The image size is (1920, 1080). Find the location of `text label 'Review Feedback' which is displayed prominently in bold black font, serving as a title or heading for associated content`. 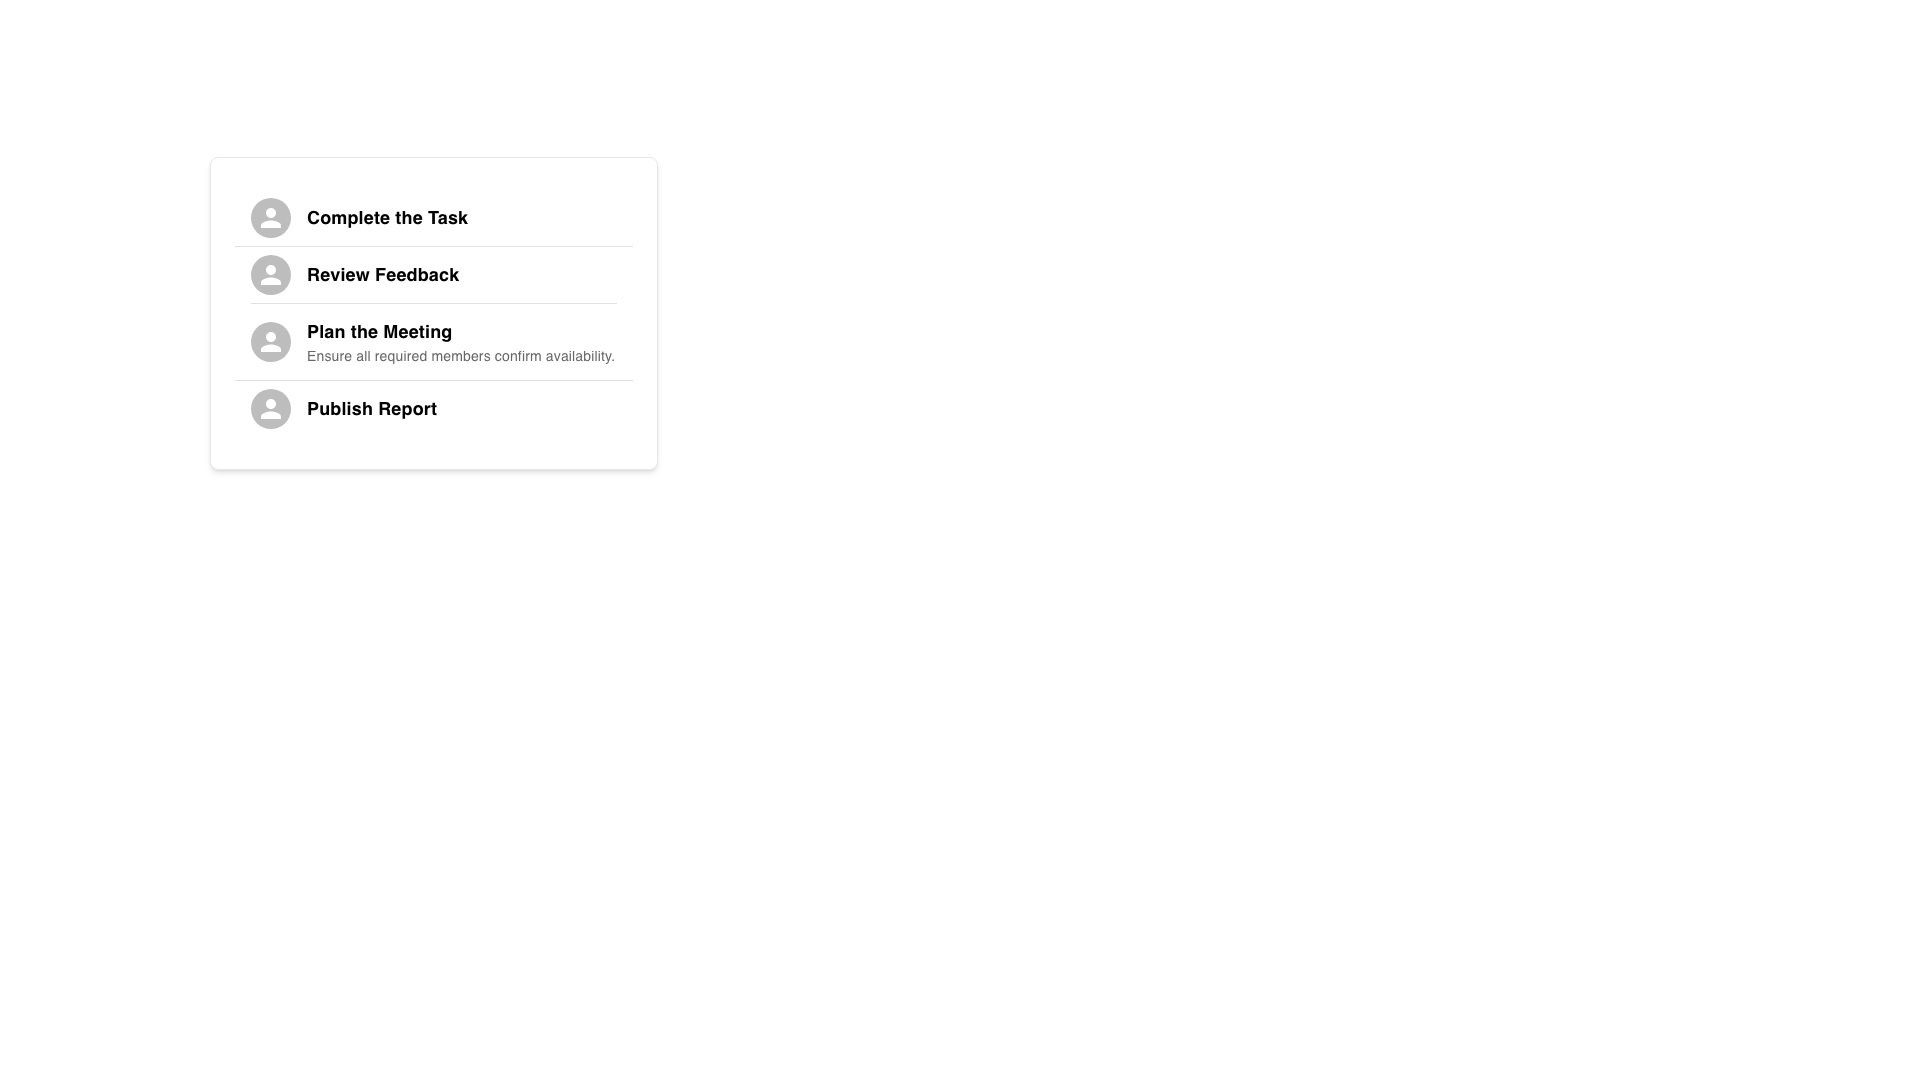

text label 'Review Feedback' which is displayed prominently in bold black font, serving as a title or heading for associated content is located at coordinates (383, 274).